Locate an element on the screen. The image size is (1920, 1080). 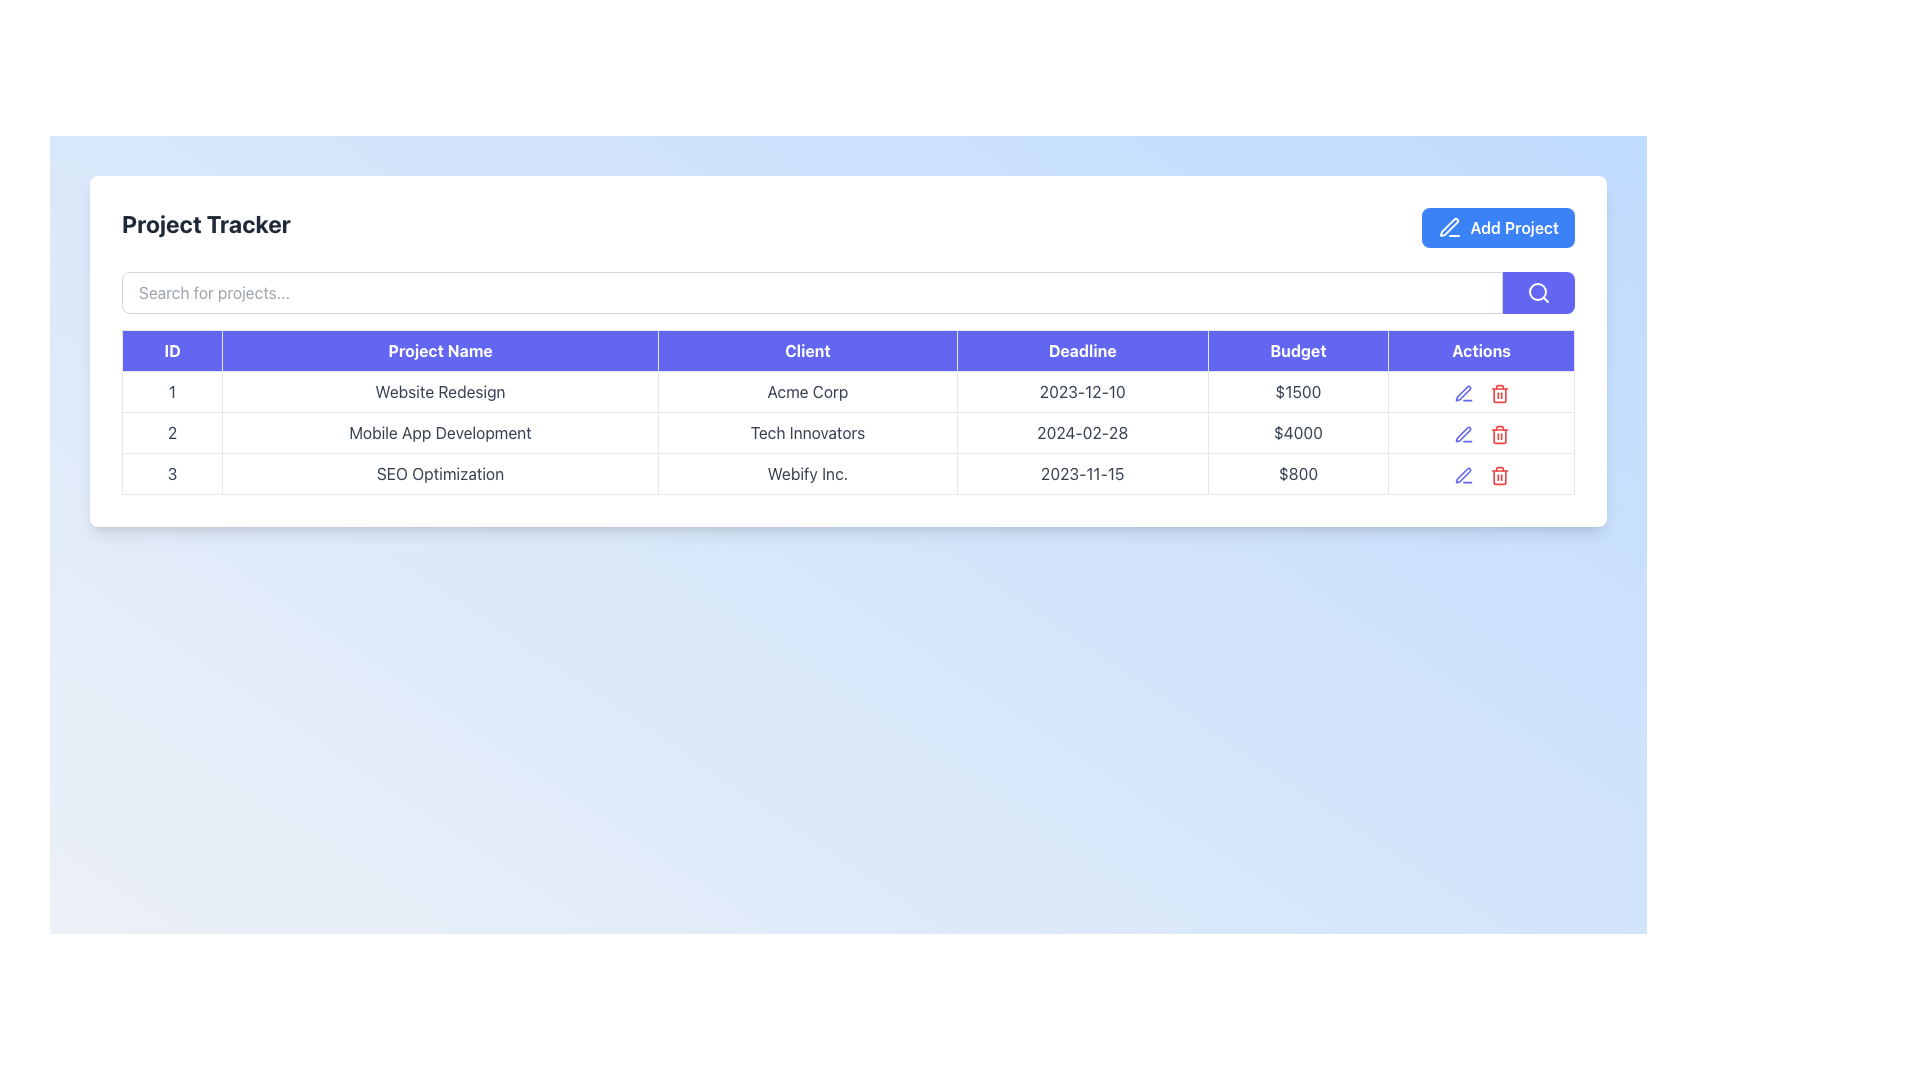
the Text Display Element that shows the deadline date for the 'Mobile App Development' project located in the 'Deadline' column of the second row in the table is located at coordinates (1081, 431).